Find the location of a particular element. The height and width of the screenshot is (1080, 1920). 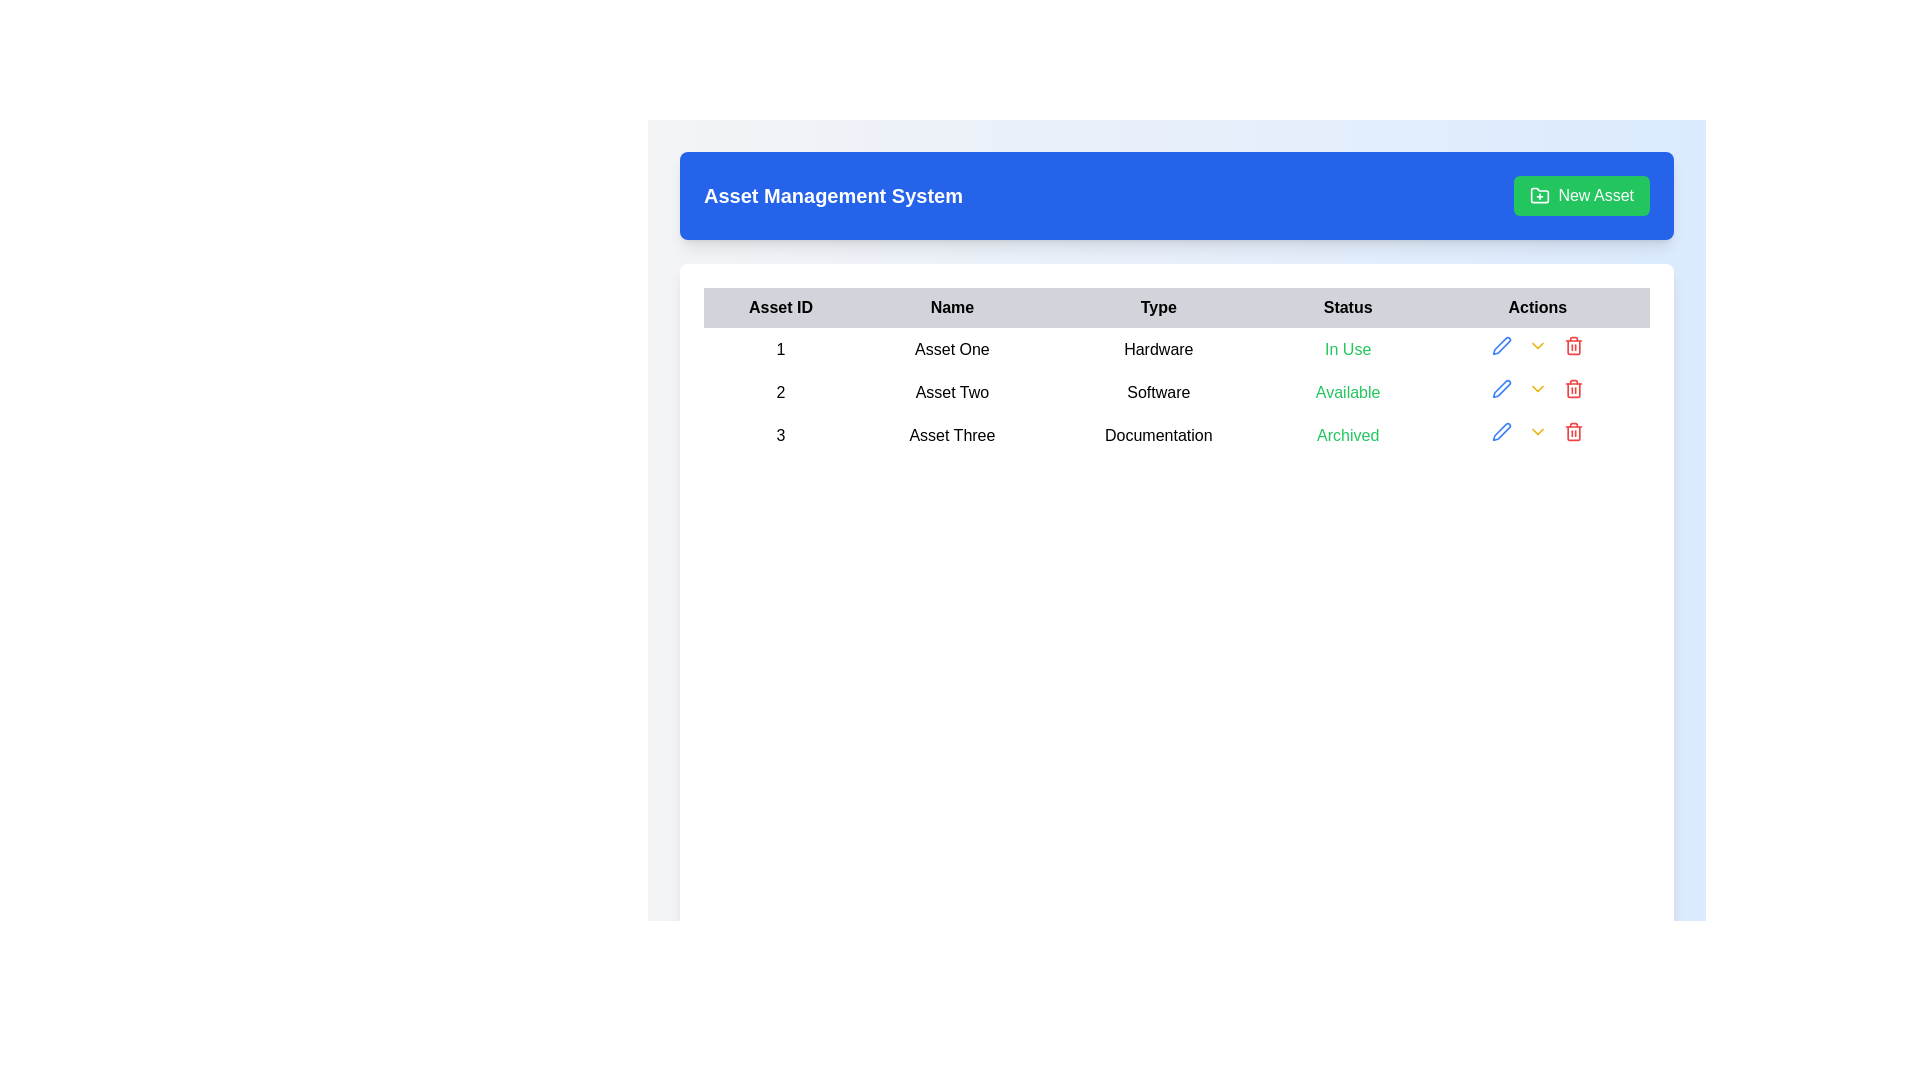

the table cell containing the word 'Software' in bold font, located in the 'Type' column of the second row for 'Asset Two' is located at coordinates (1158, 392).